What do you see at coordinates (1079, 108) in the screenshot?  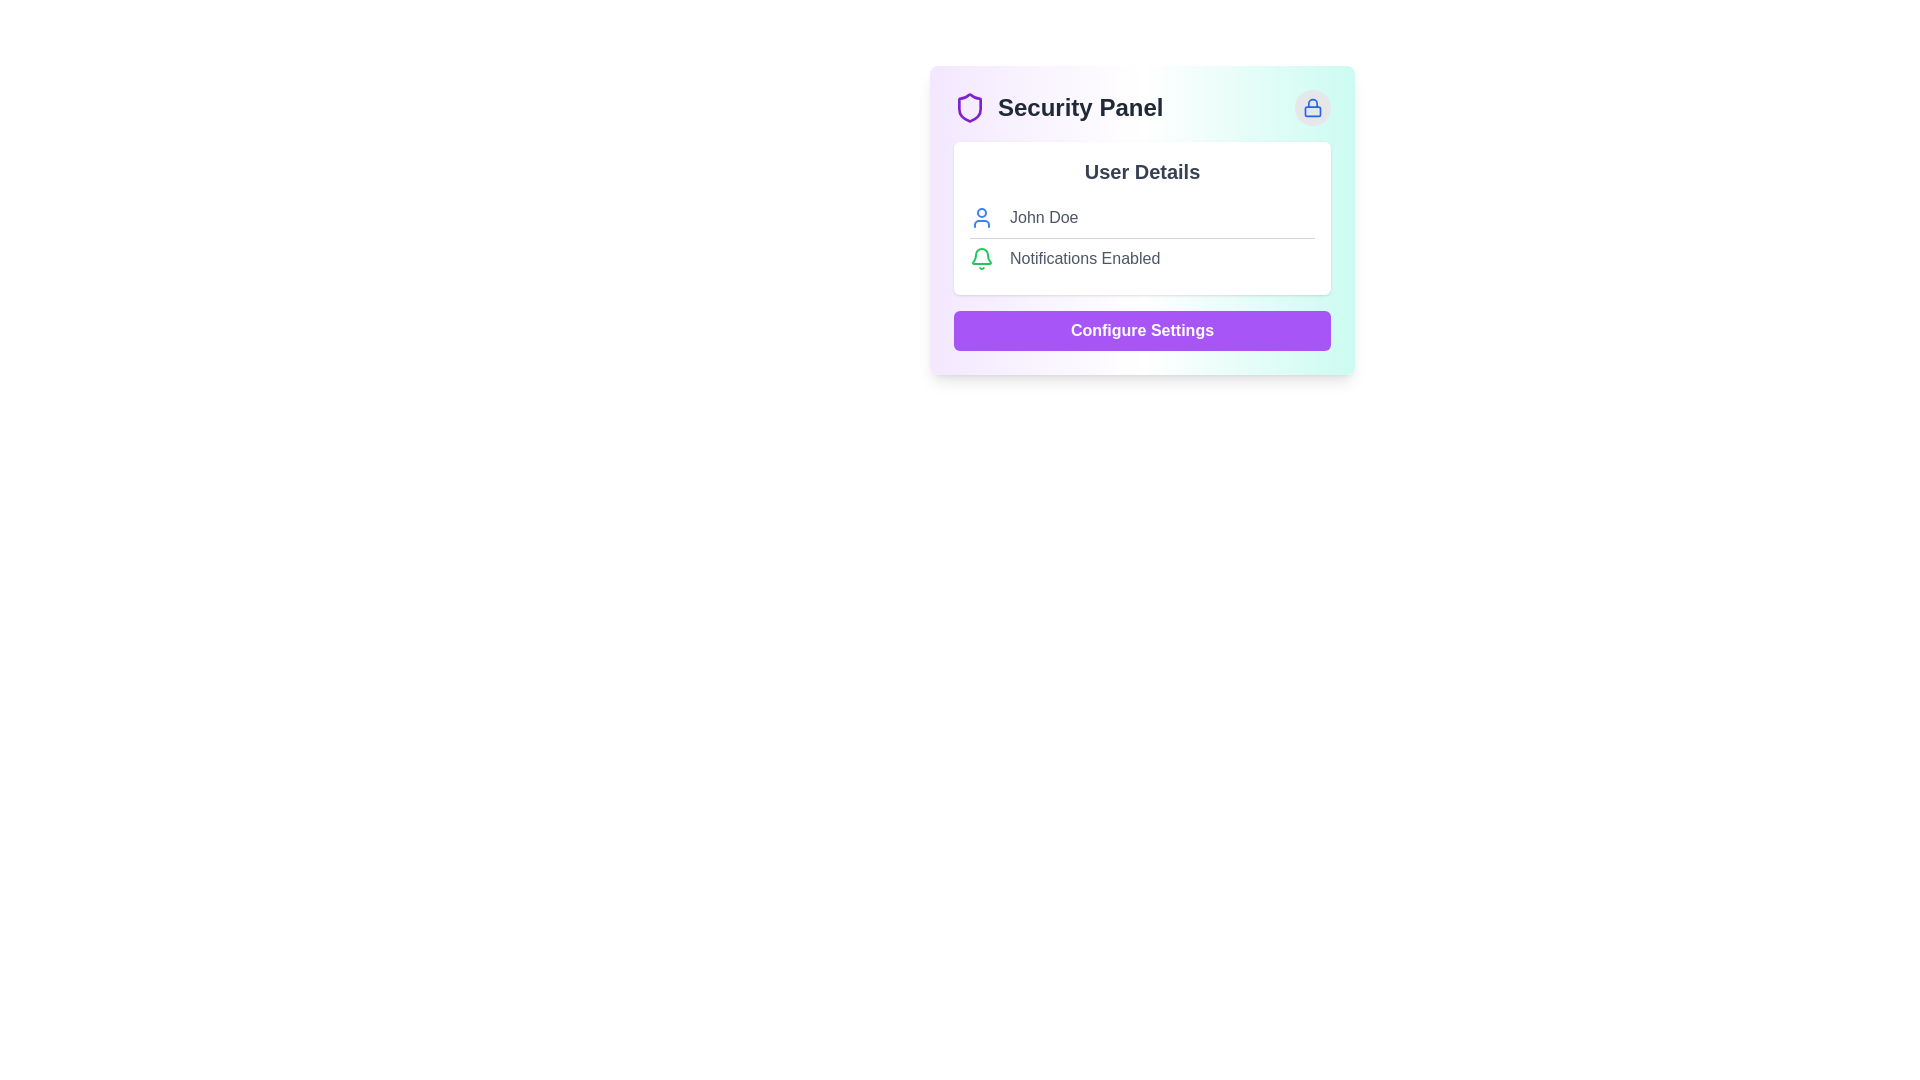 I see `the Text Label that serves as a header or title for the card, located centrally at the top of the card layout, to the right of a shield icon` at bounding box center [1079, 108].